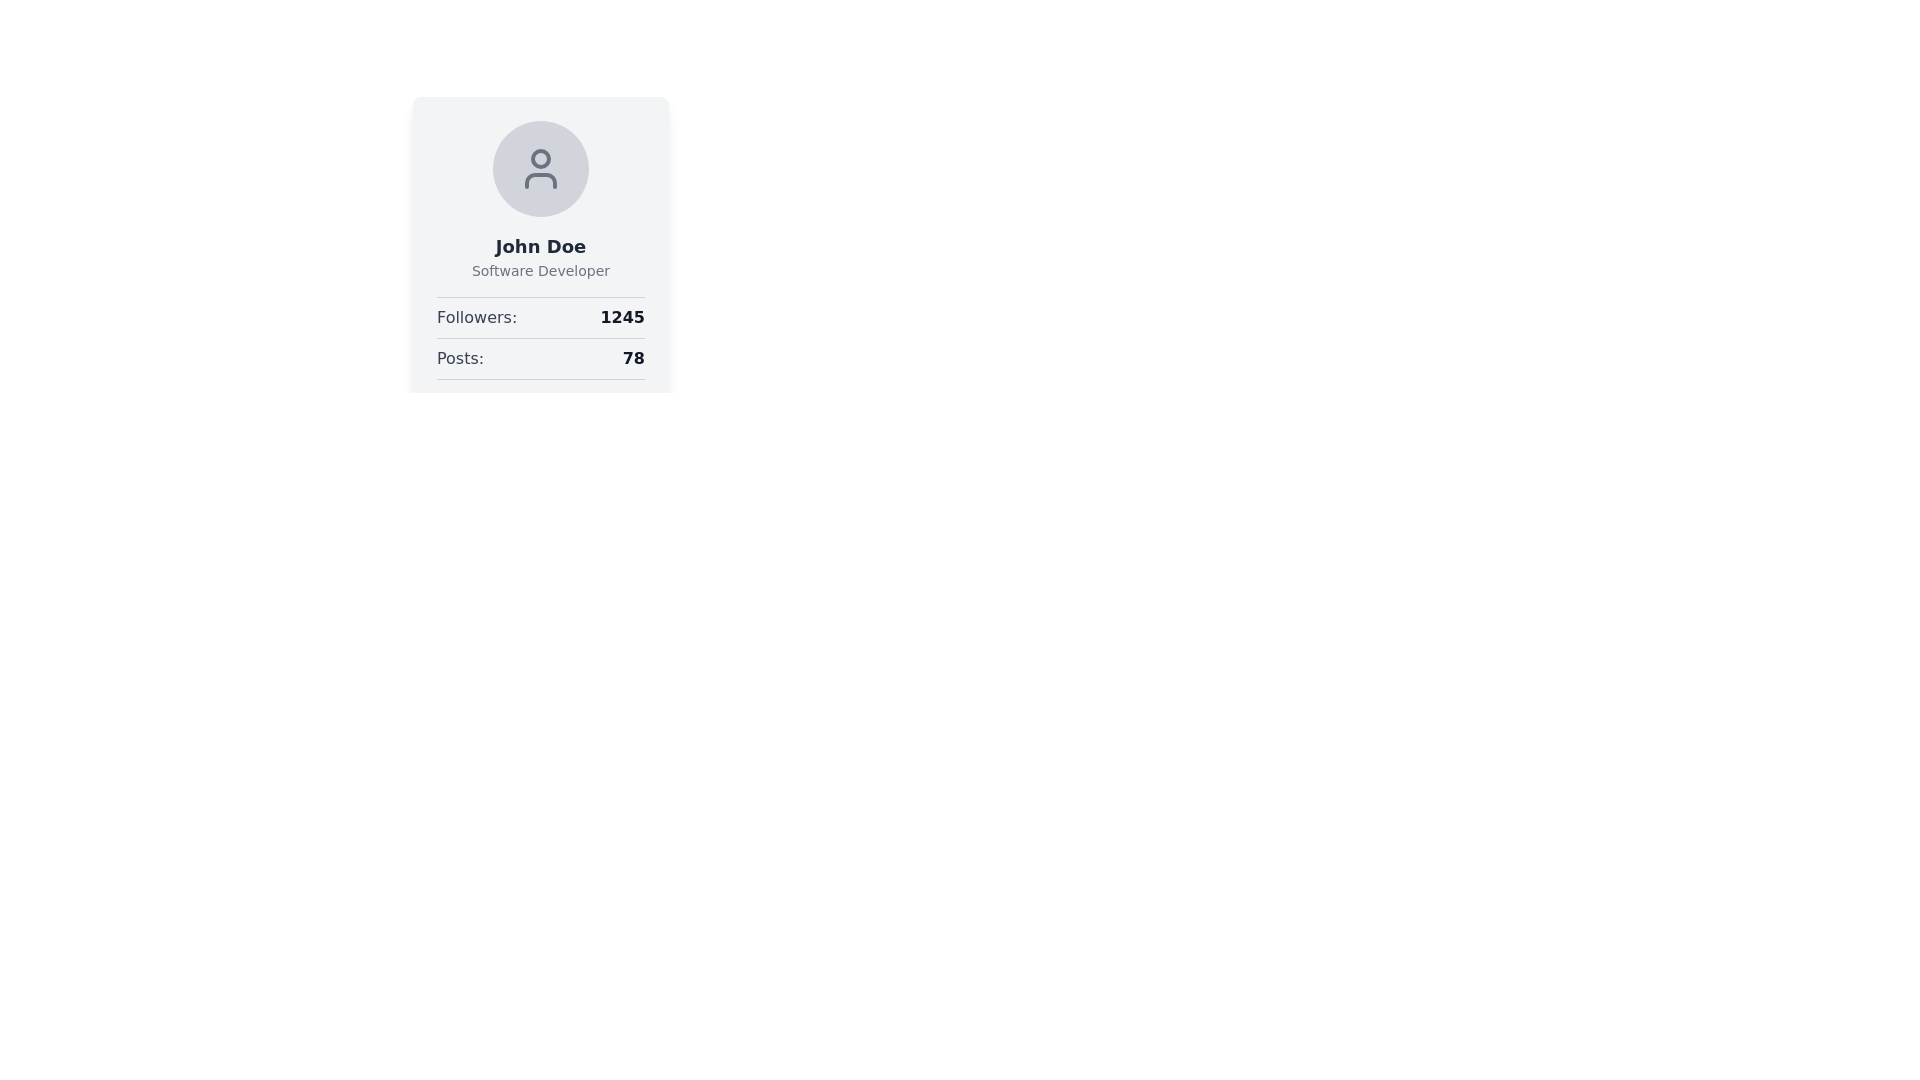 The image size is (1920, 1080). Describe the element at coordinates (541, 245) in the screenshot. I see `the text label displaying 'John Doe' in bold dark gray font, positioned below the avatar and above 'Software Developer'` at that location.